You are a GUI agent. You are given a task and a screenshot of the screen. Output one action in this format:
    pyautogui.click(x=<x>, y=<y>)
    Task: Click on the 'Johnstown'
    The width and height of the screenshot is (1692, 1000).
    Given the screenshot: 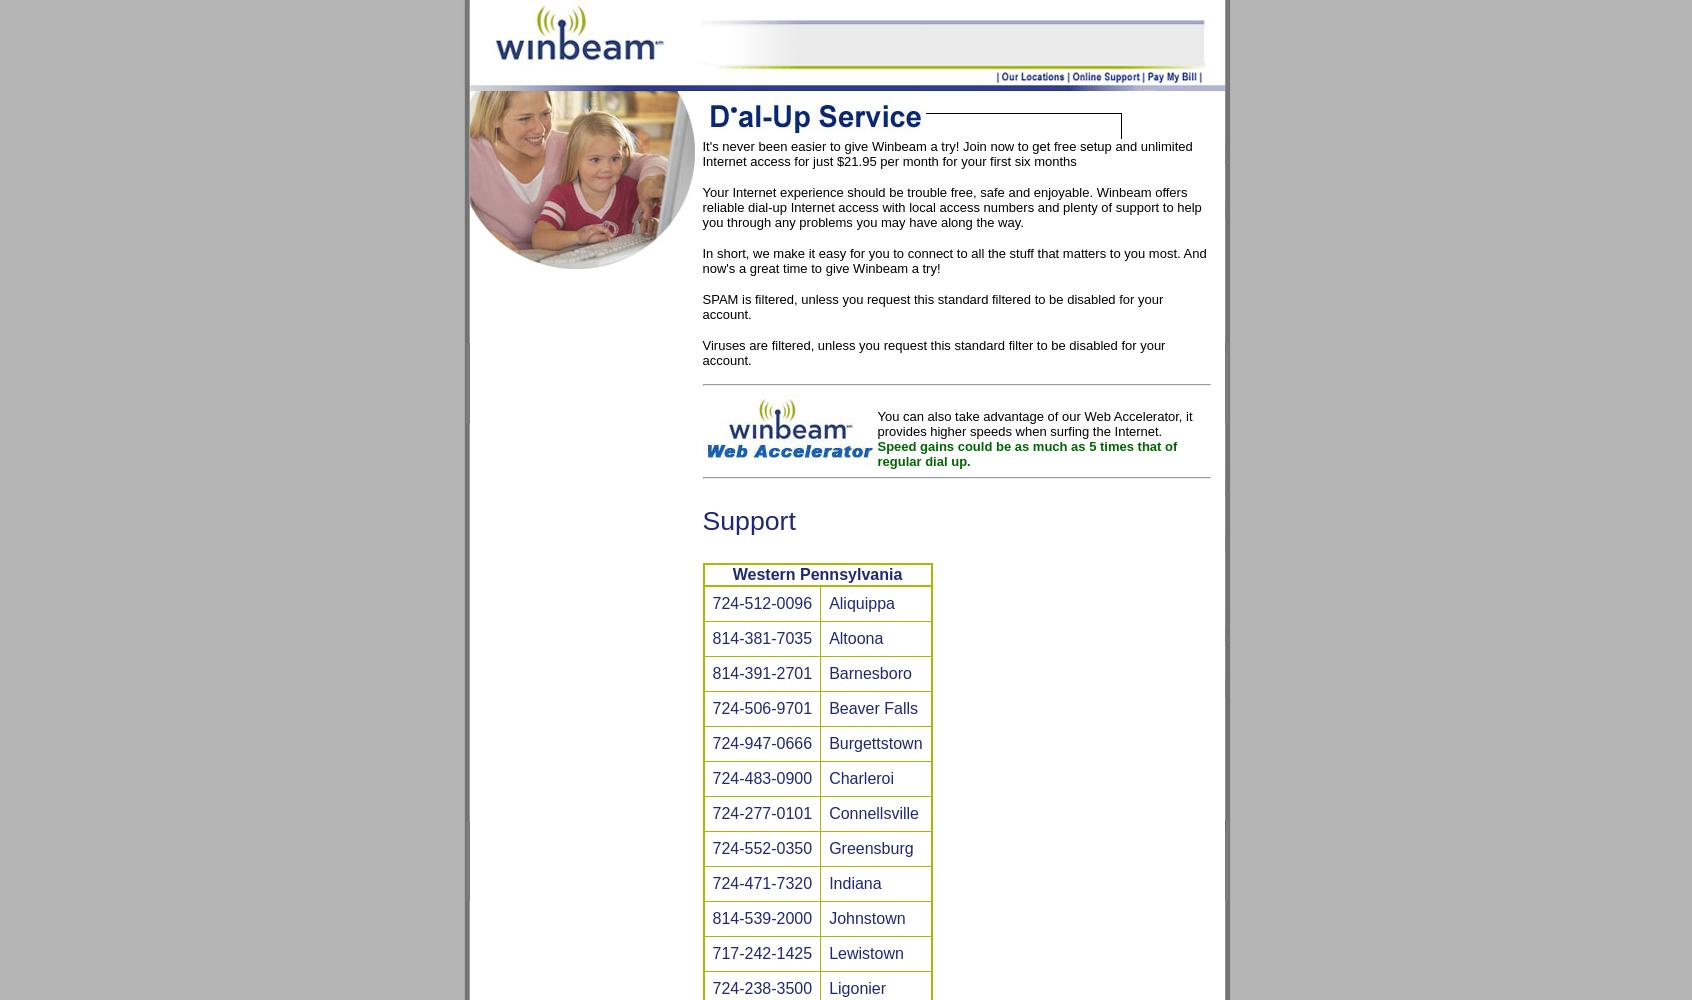 What is the action you would take?
    pyautogui.click(x=829, y=918)
    